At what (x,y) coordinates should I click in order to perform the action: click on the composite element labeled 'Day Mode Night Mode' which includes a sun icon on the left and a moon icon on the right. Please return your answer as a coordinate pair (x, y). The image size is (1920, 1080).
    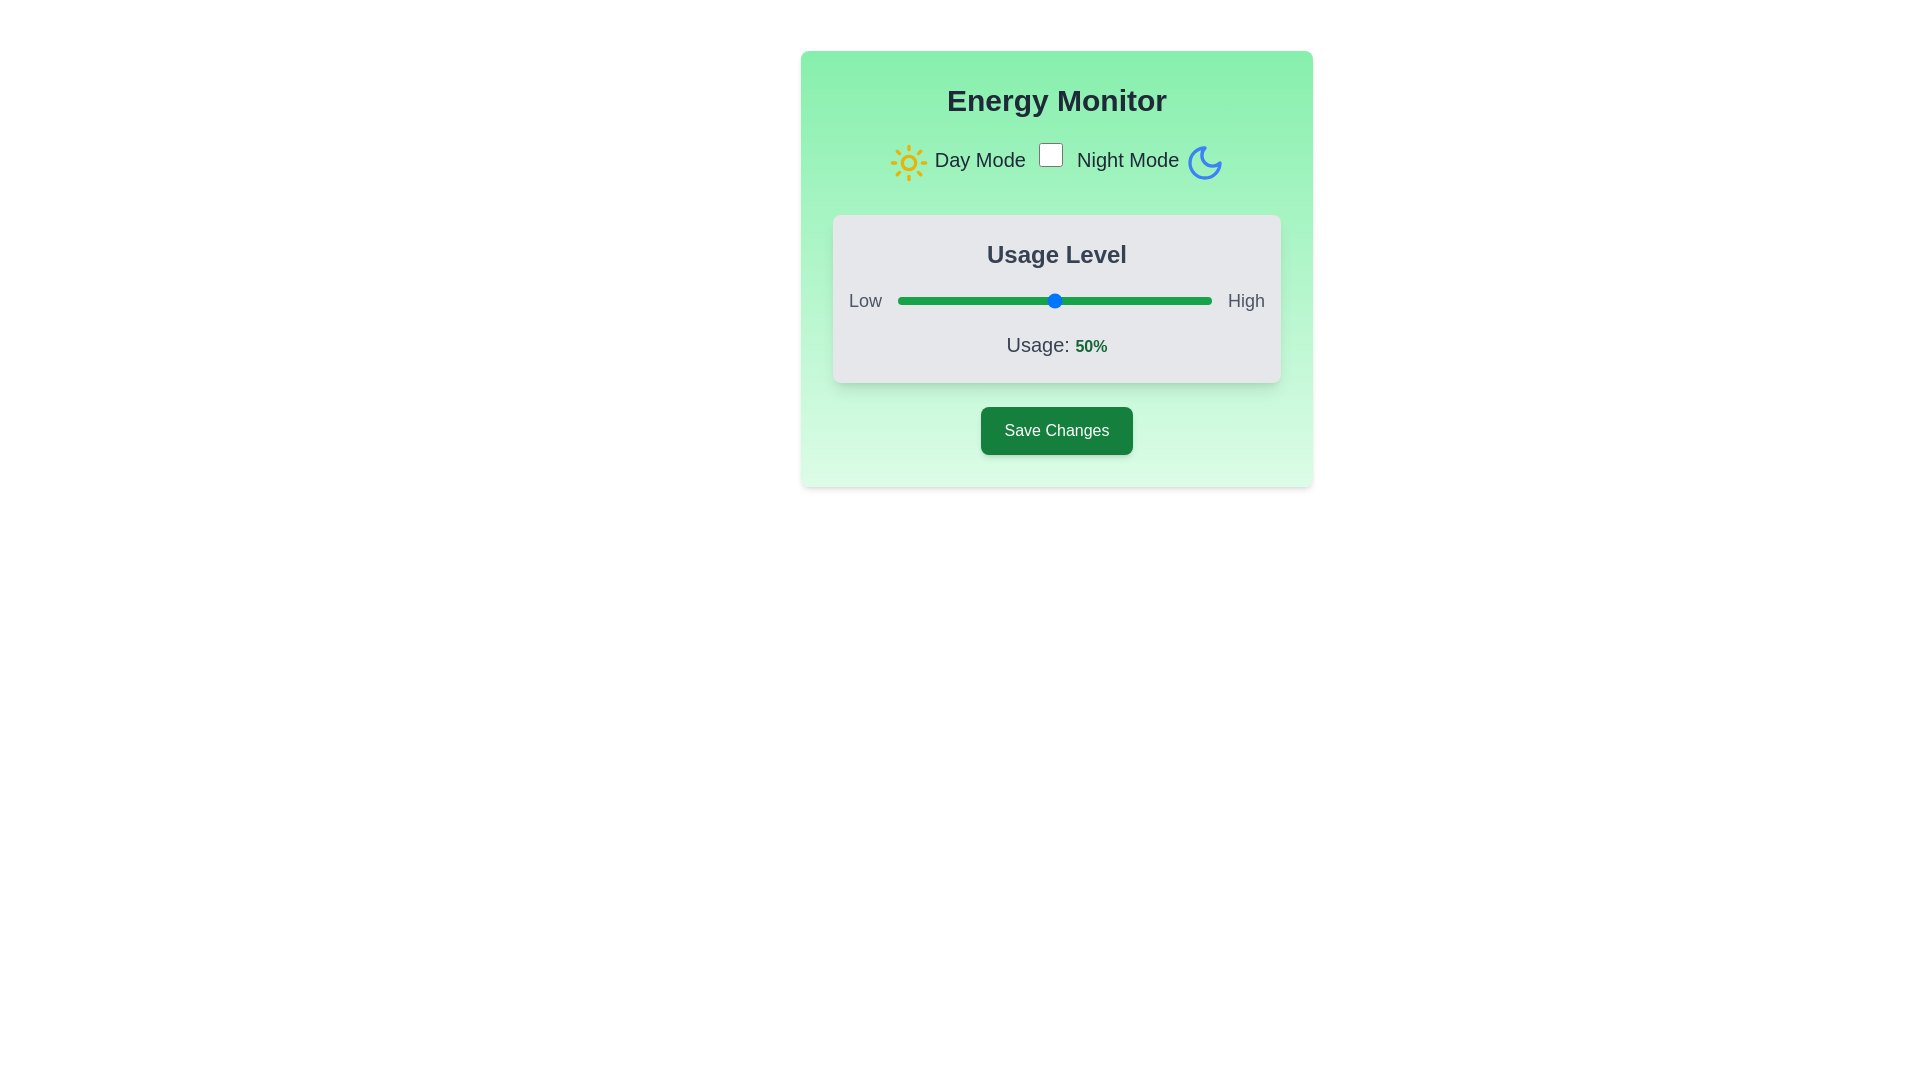
    Looking at the image, I should click on (1055, 161).